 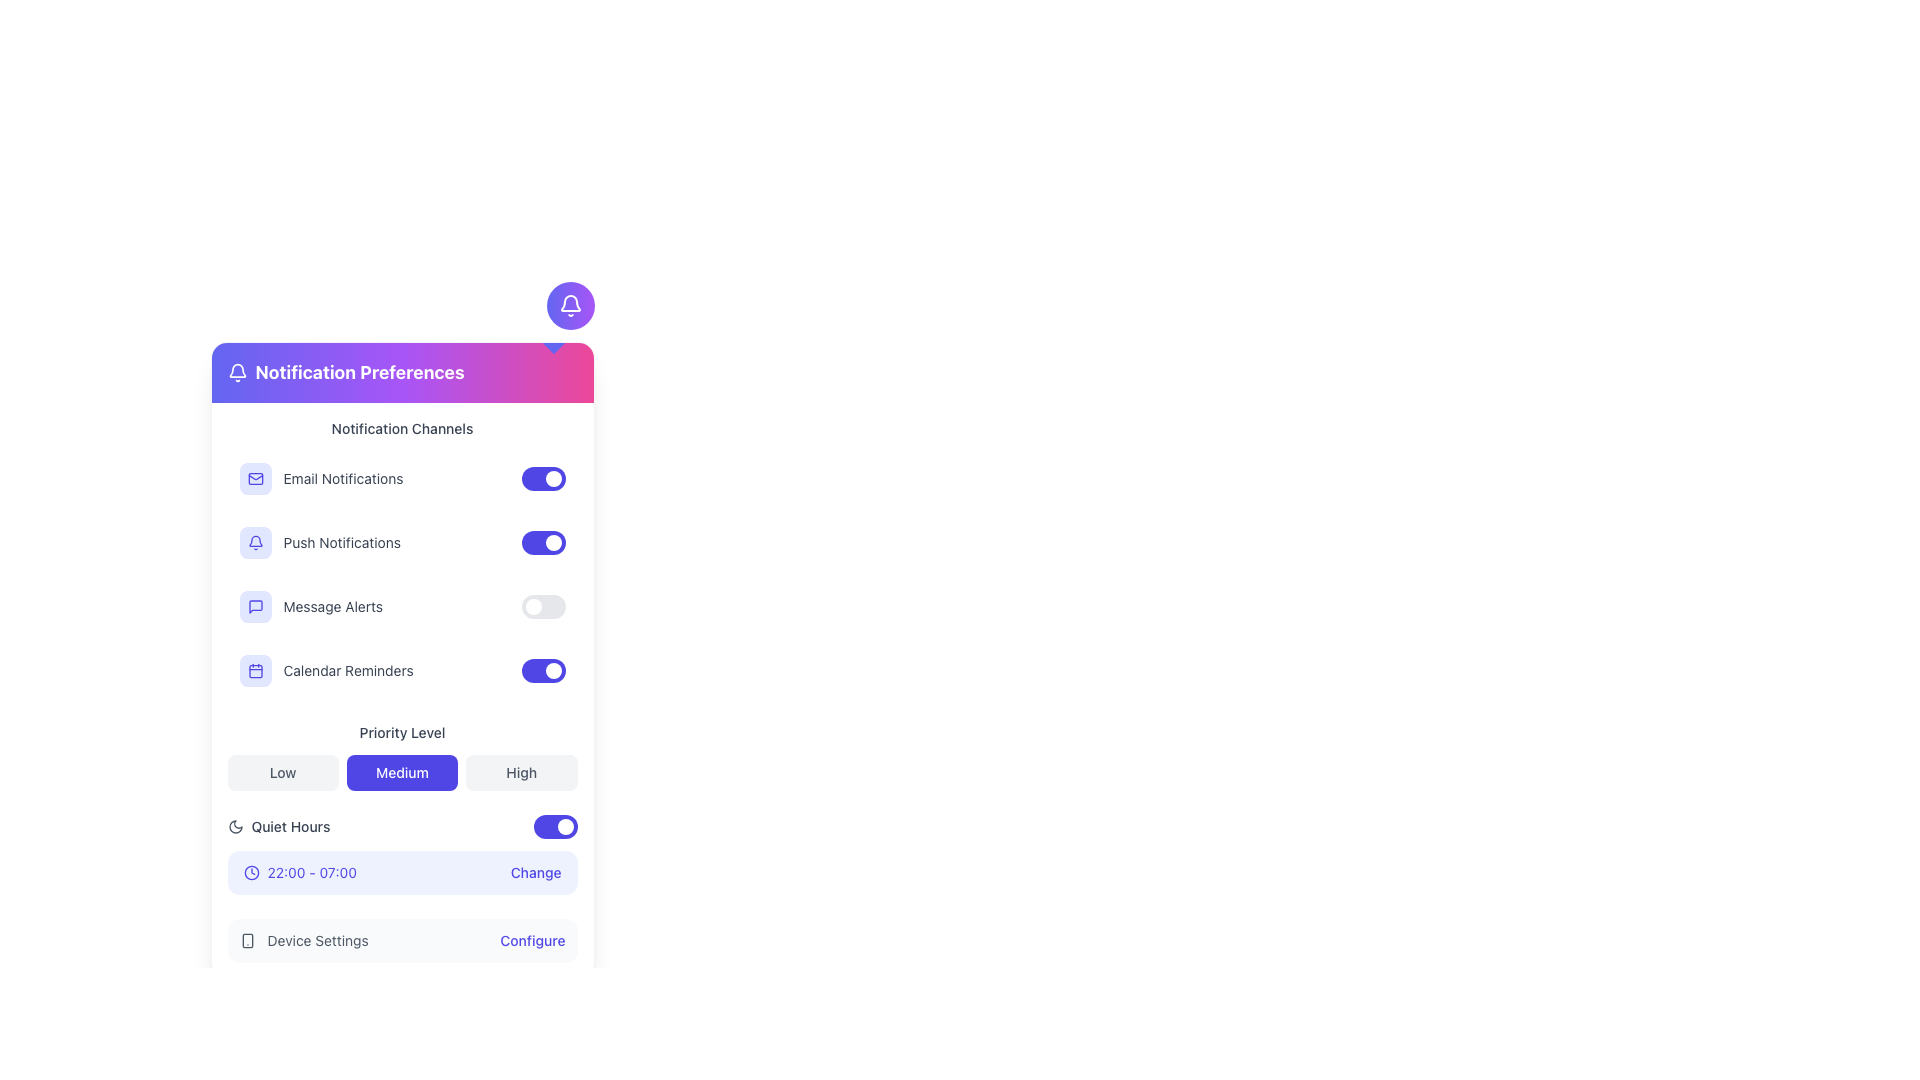 What do you see at coordinates (401, 427) in the screenshot?
I see `the Text Label or Header that describes the content and purpose of the notification options in the 'Notification Preferences' panel` at bounding box center [401, 427].